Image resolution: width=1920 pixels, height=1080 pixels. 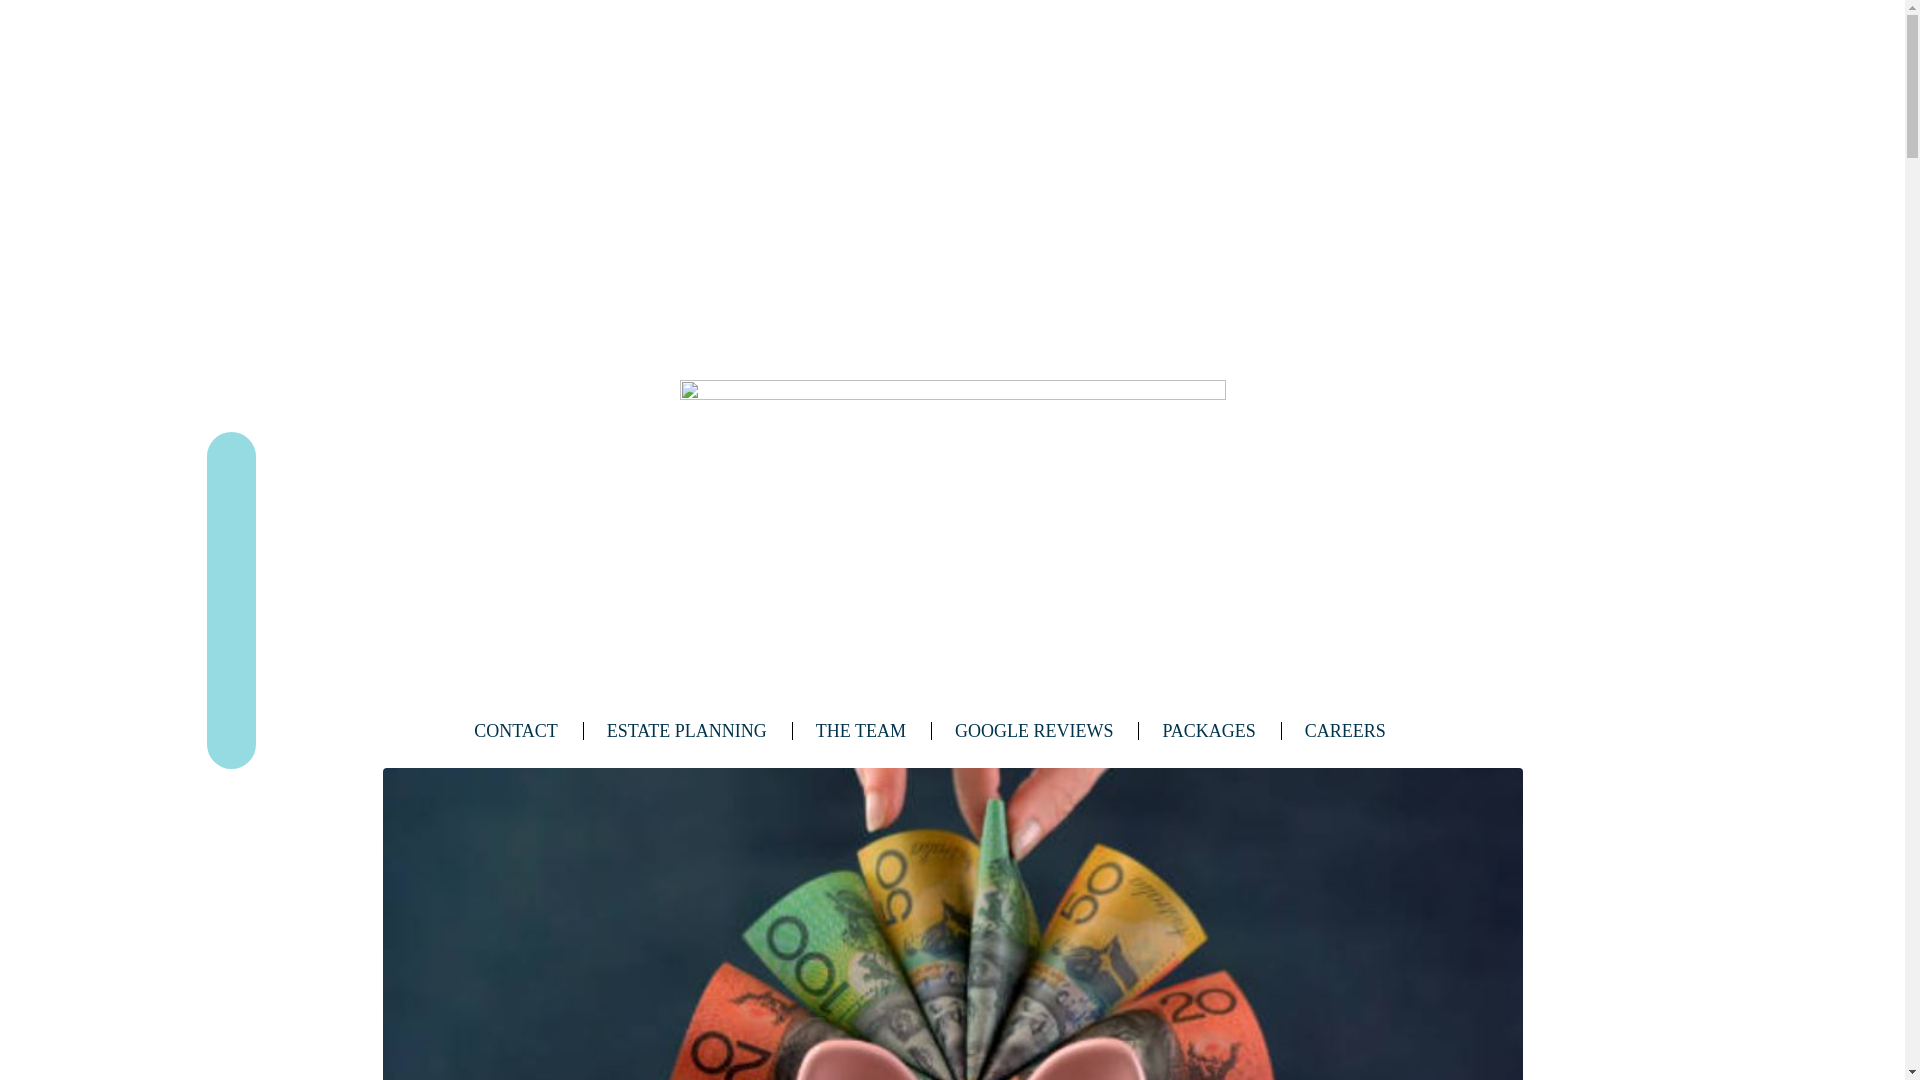 What do you see at coordinates (873, 731) in the screenshot?
I see `'THE TEAM'` at bounding box center [873, 731].